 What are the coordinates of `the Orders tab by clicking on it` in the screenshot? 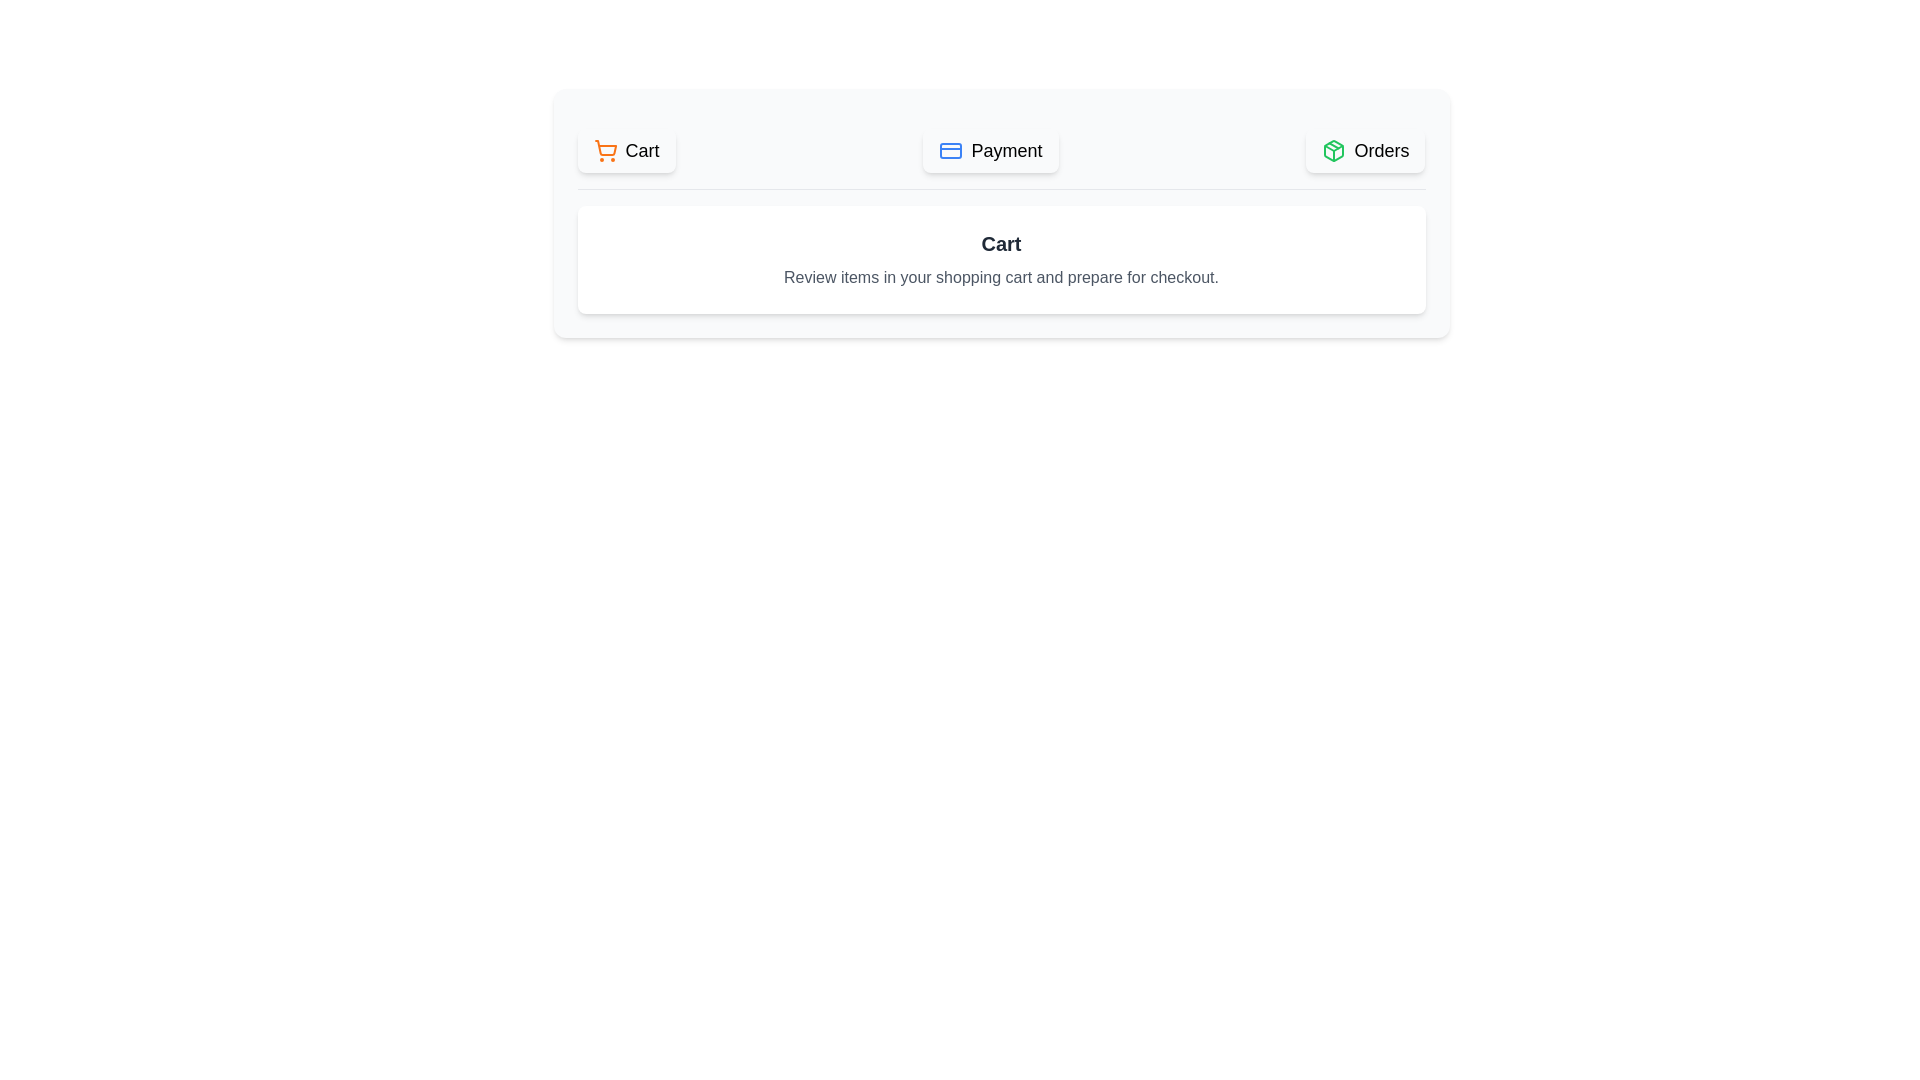 It's located at (1364, 149).